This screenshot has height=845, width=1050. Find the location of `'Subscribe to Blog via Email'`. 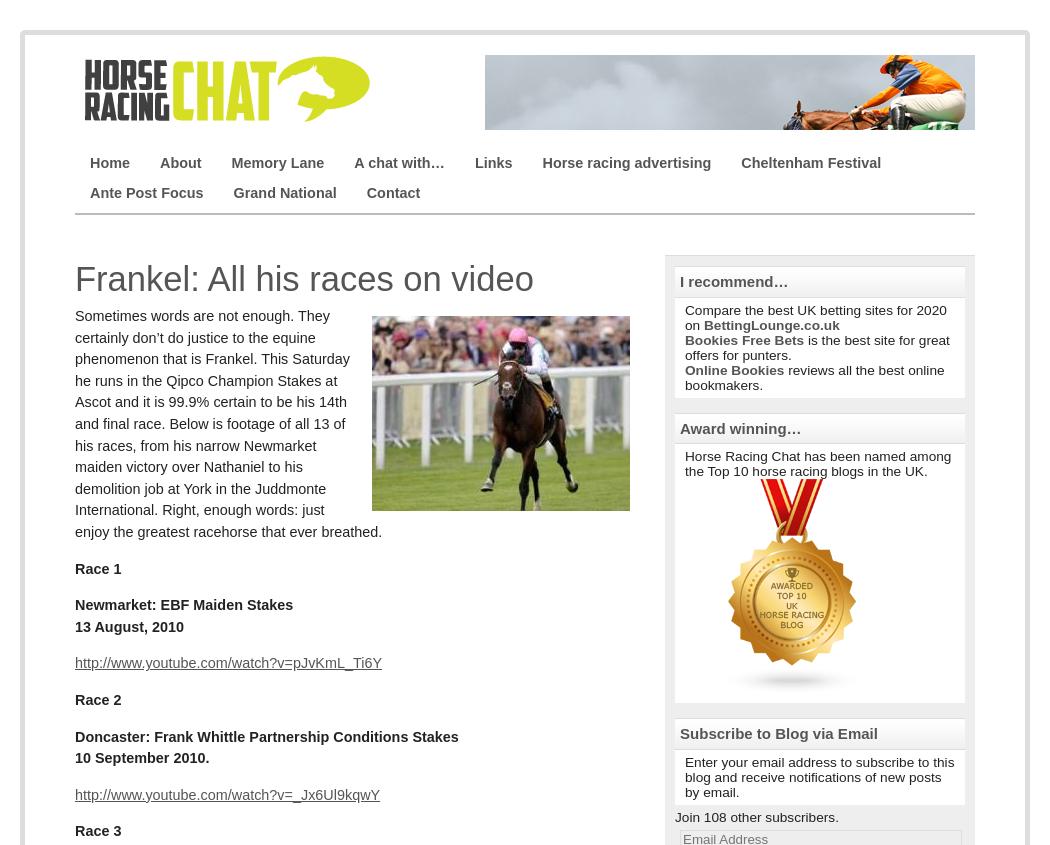

'Subscribe to Blog via Email' is located at coordinates (778, 732).